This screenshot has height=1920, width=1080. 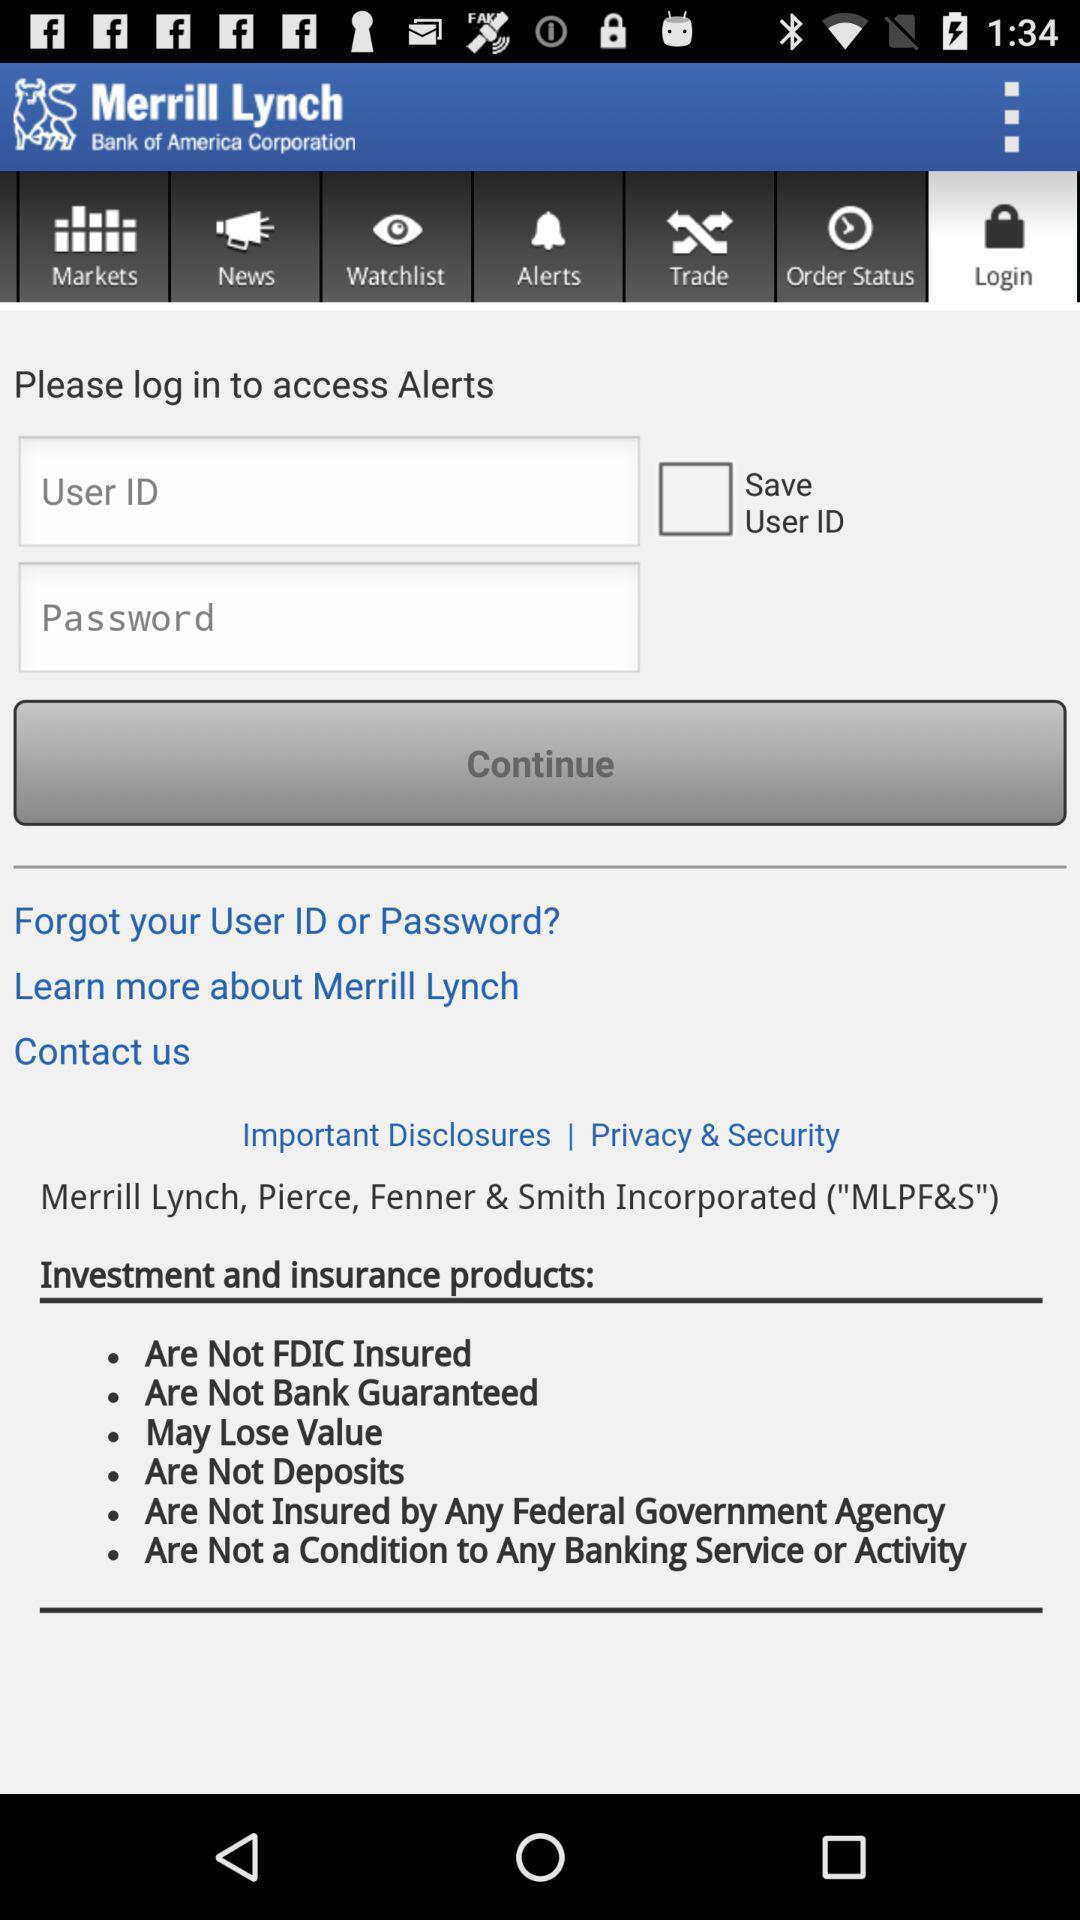 What do you see at coordinates (1018, 124) in the screenshot?
I see `the more icon` at bounding box center [1018, 124].